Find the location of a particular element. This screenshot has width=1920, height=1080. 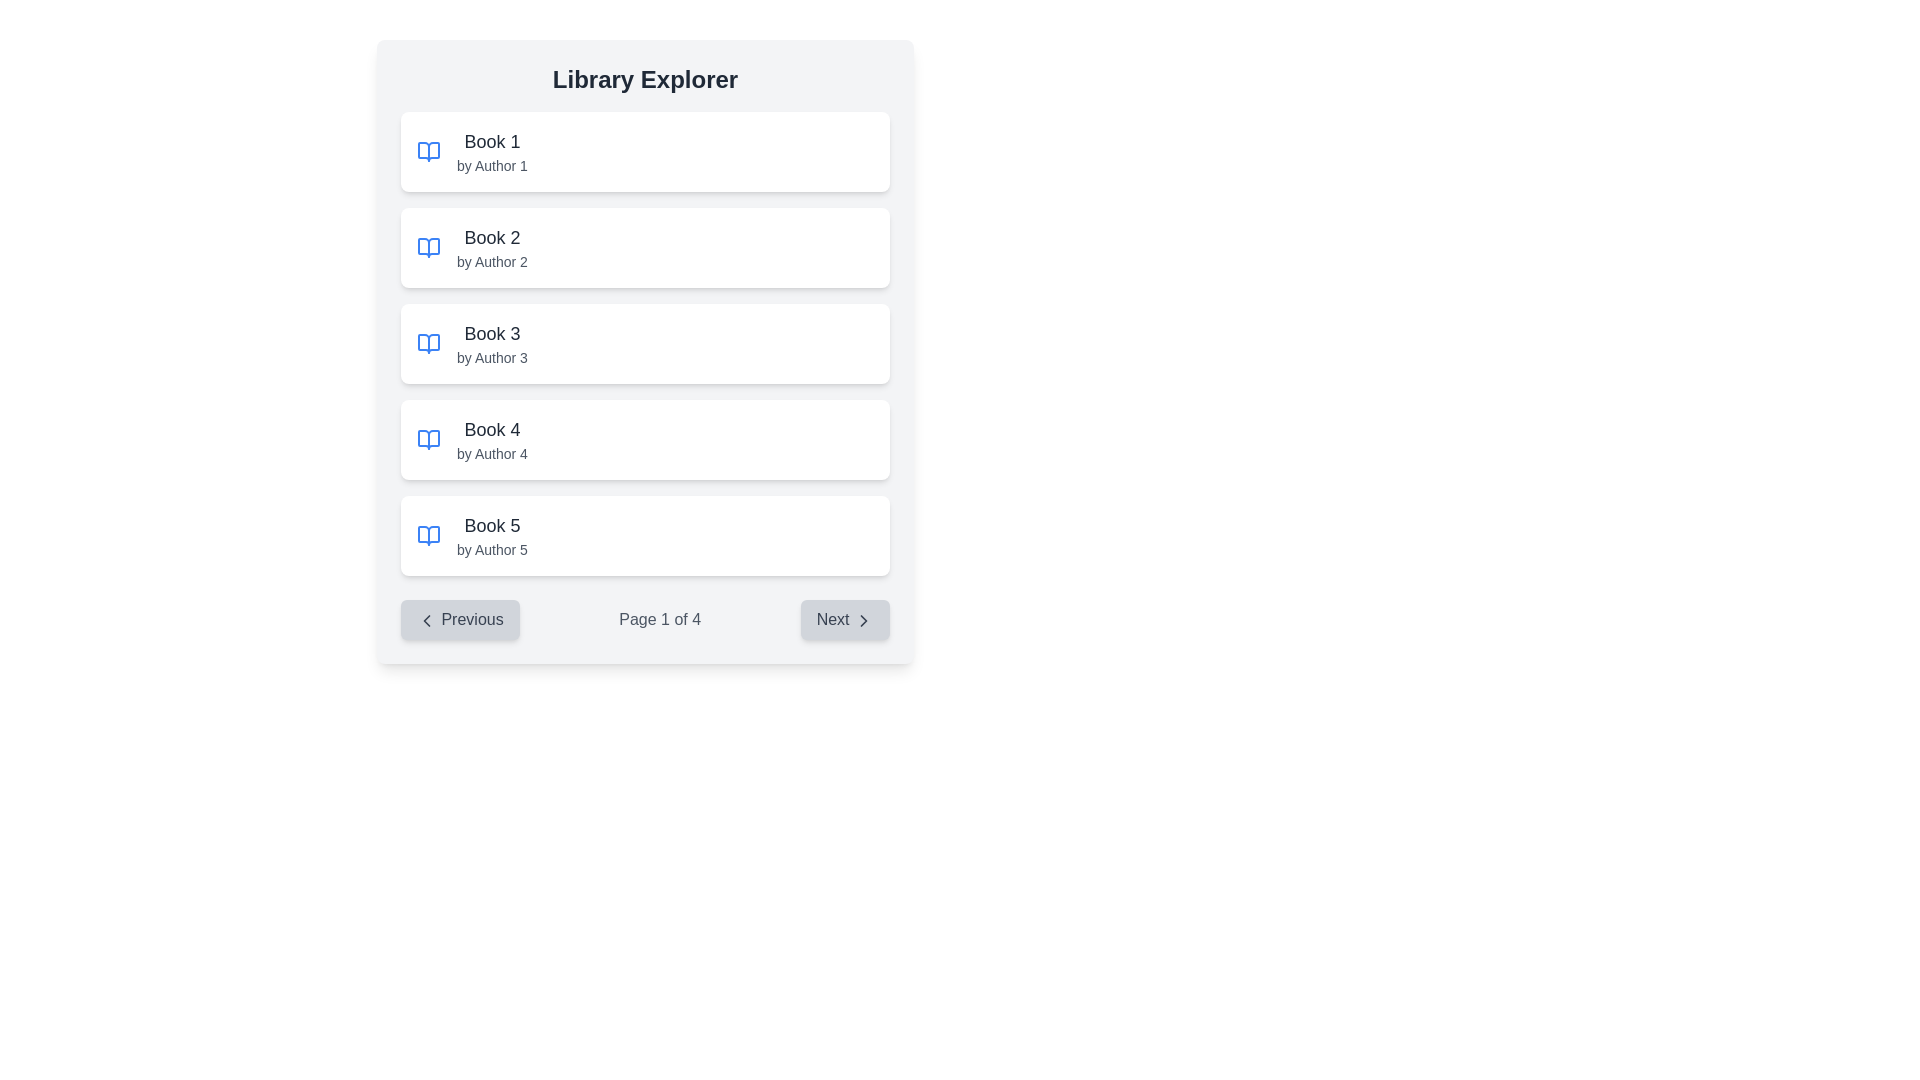

the text label displaying 'by Author 5' in a gray, small-sized font, located below 'Book 5' within a card-like structure is located at coordinates (492, 550).